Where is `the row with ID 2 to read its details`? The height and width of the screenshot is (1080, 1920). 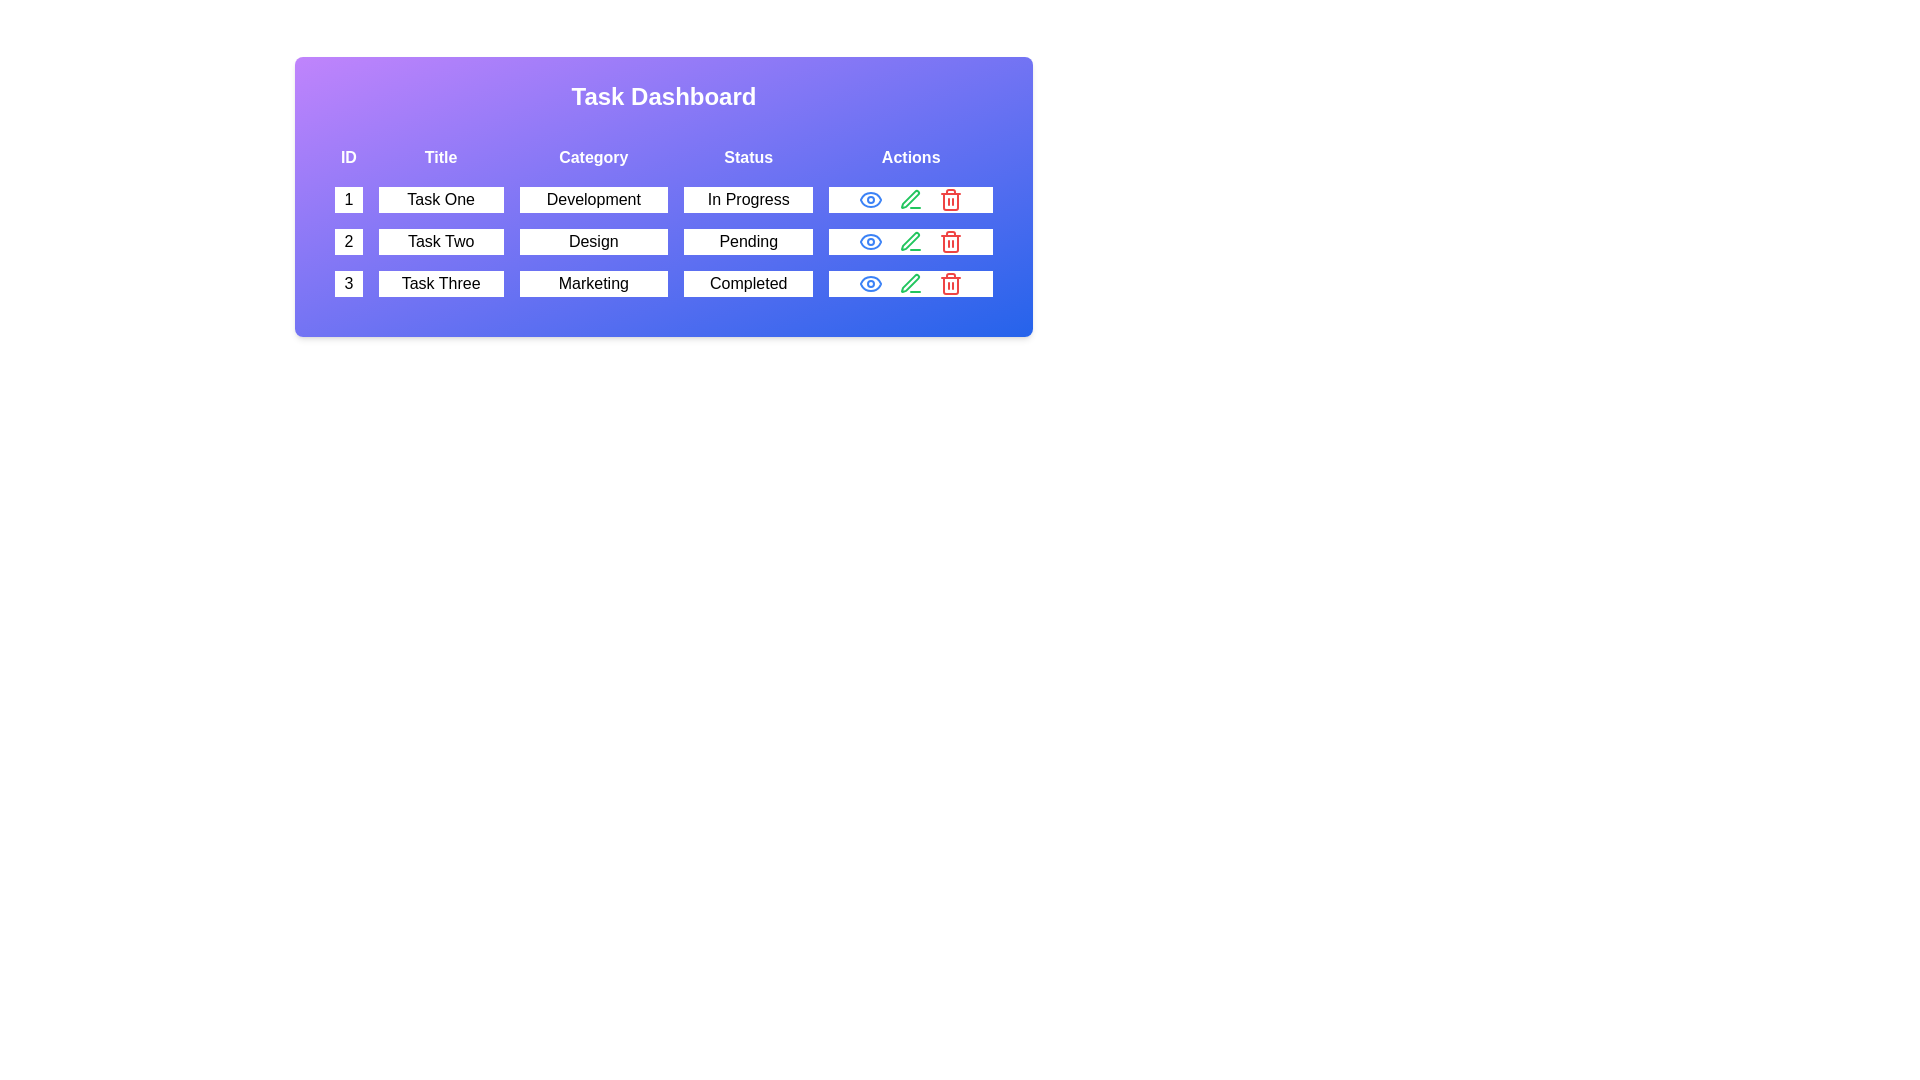 the row with ID 2 to read its details is located at coordinates (663, 241).